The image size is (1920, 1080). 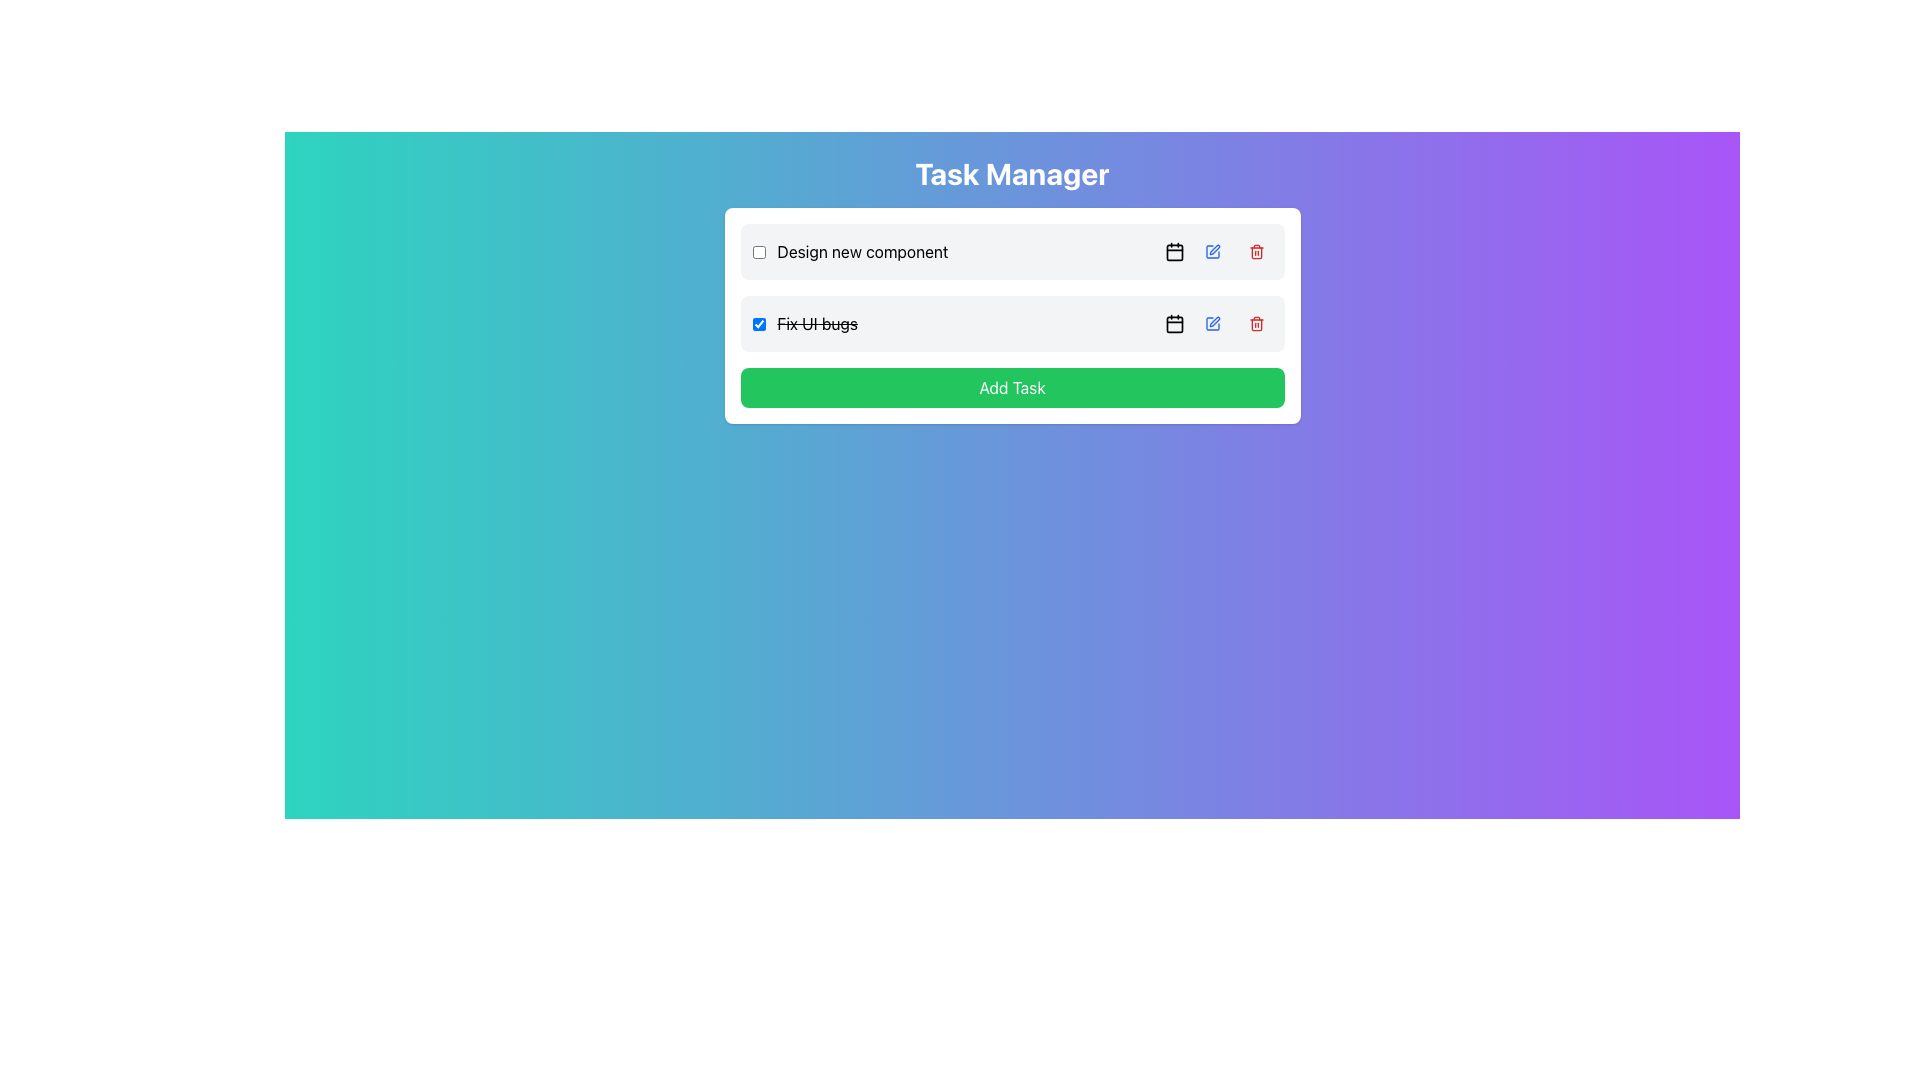 What do you see at coordinates (1211, 323) in the screenshot?
I see `the edit button for the task 'Fix UI bugs'` at bounding box center [1211, 323].